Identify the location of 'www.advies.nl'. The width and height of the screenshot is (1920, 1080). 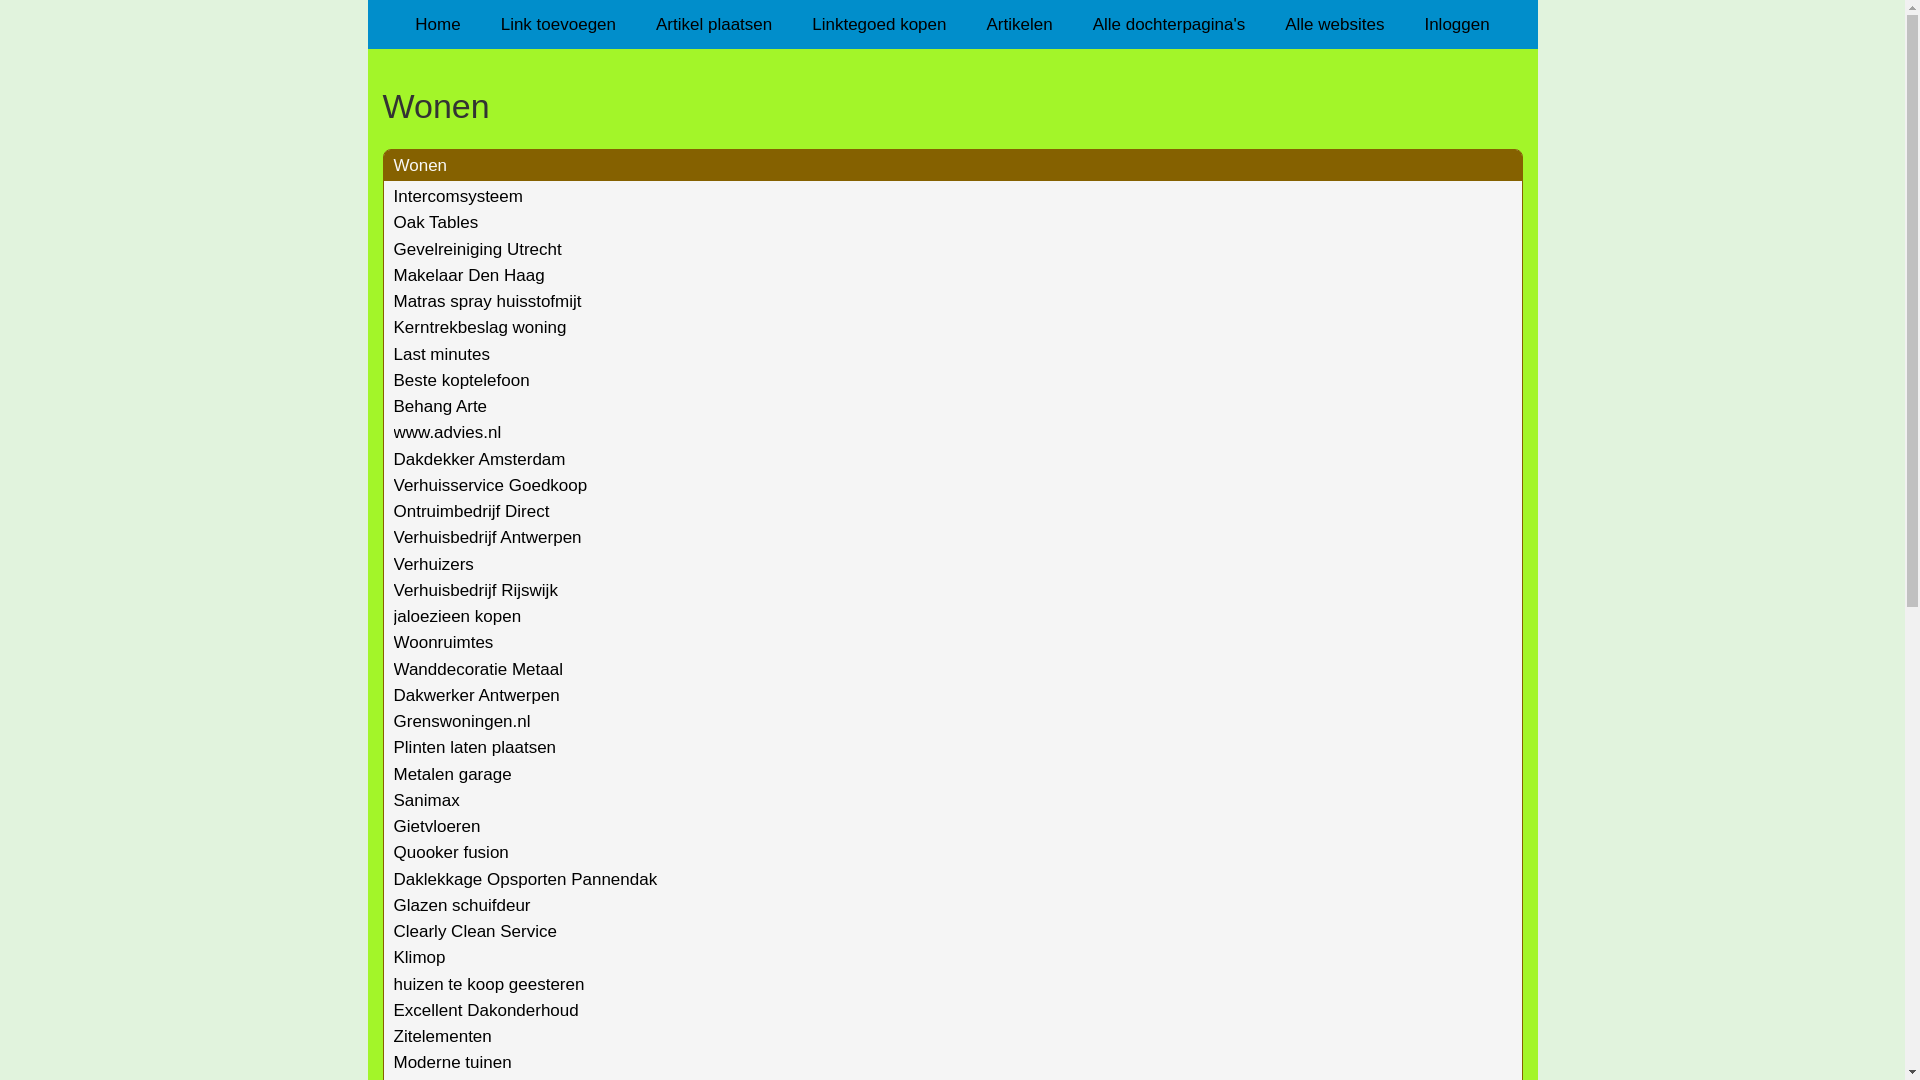
(446, 431).